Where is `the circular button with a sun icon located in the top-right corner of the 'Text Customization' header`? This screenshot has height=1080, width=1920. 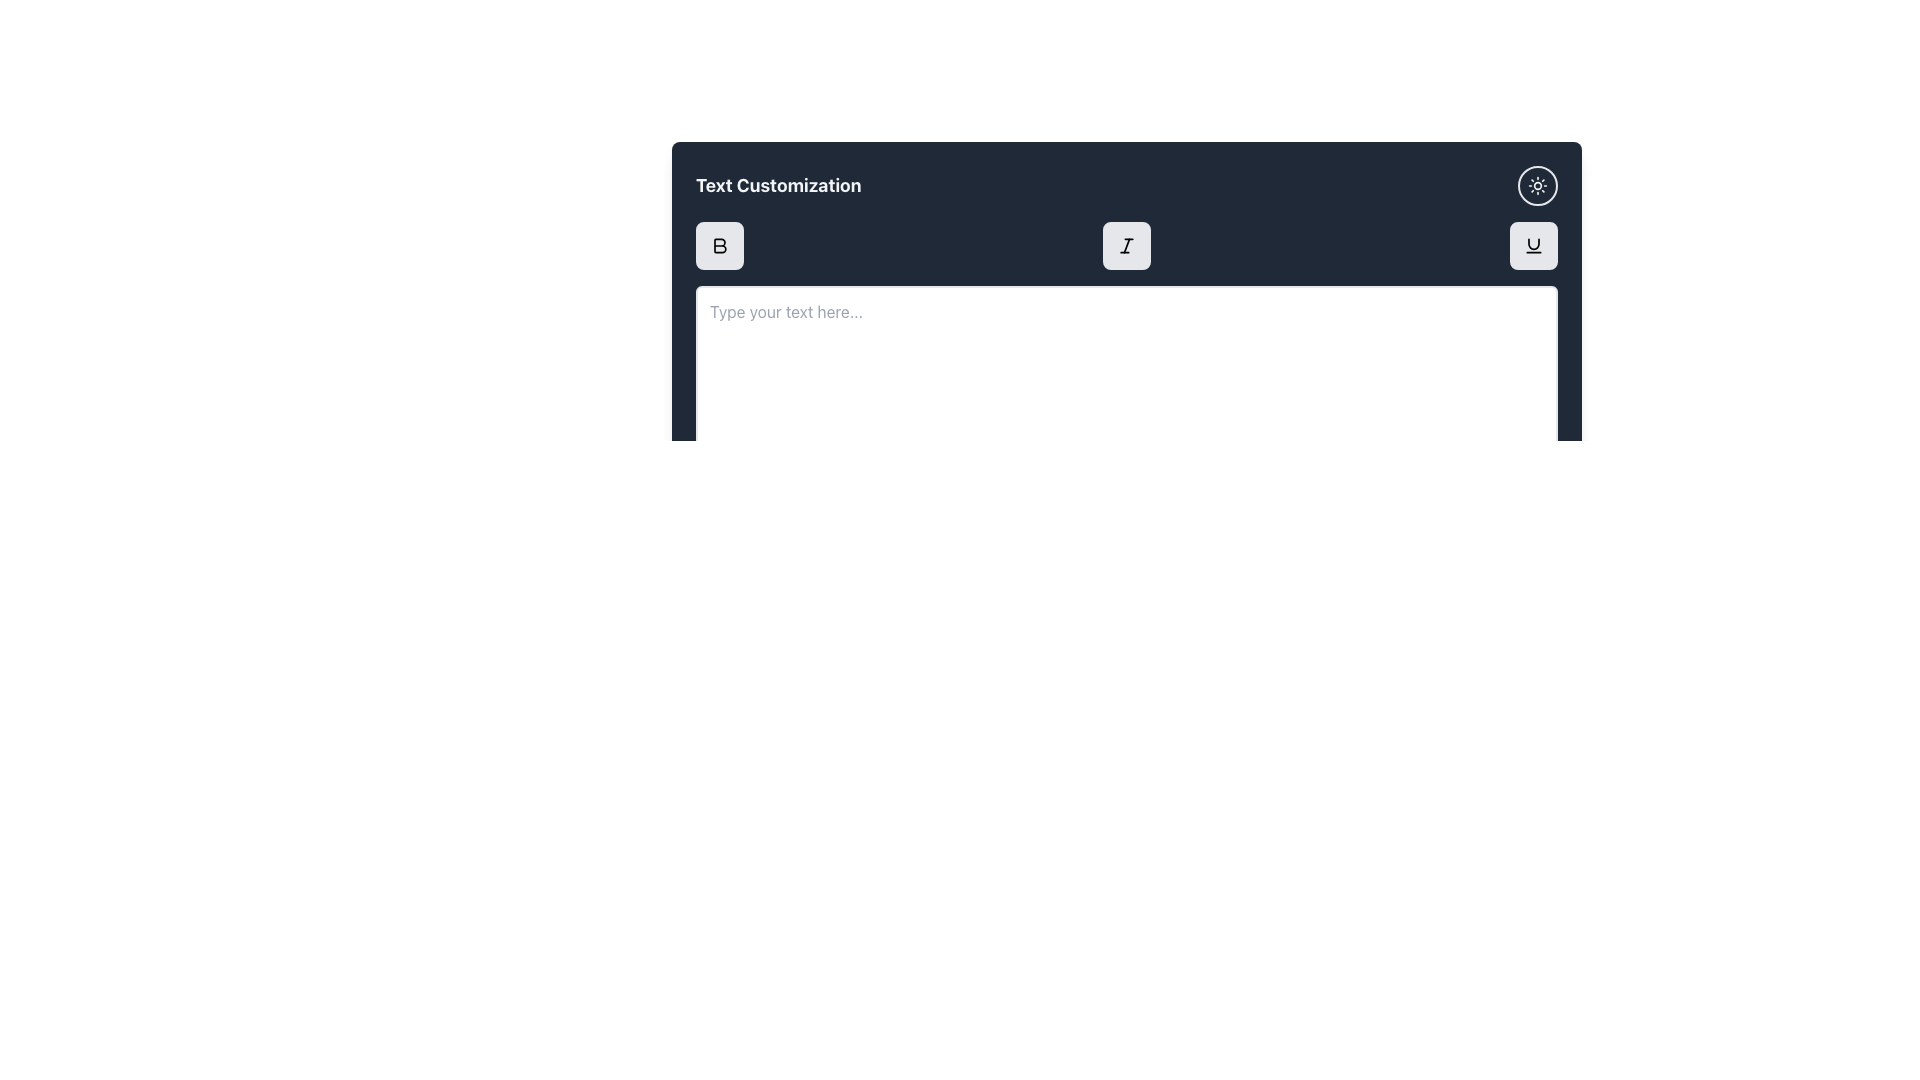 the circular button with a sun icon located in the top-right corner of the 'Text Customization' header is located at coordinates (1536, 185).